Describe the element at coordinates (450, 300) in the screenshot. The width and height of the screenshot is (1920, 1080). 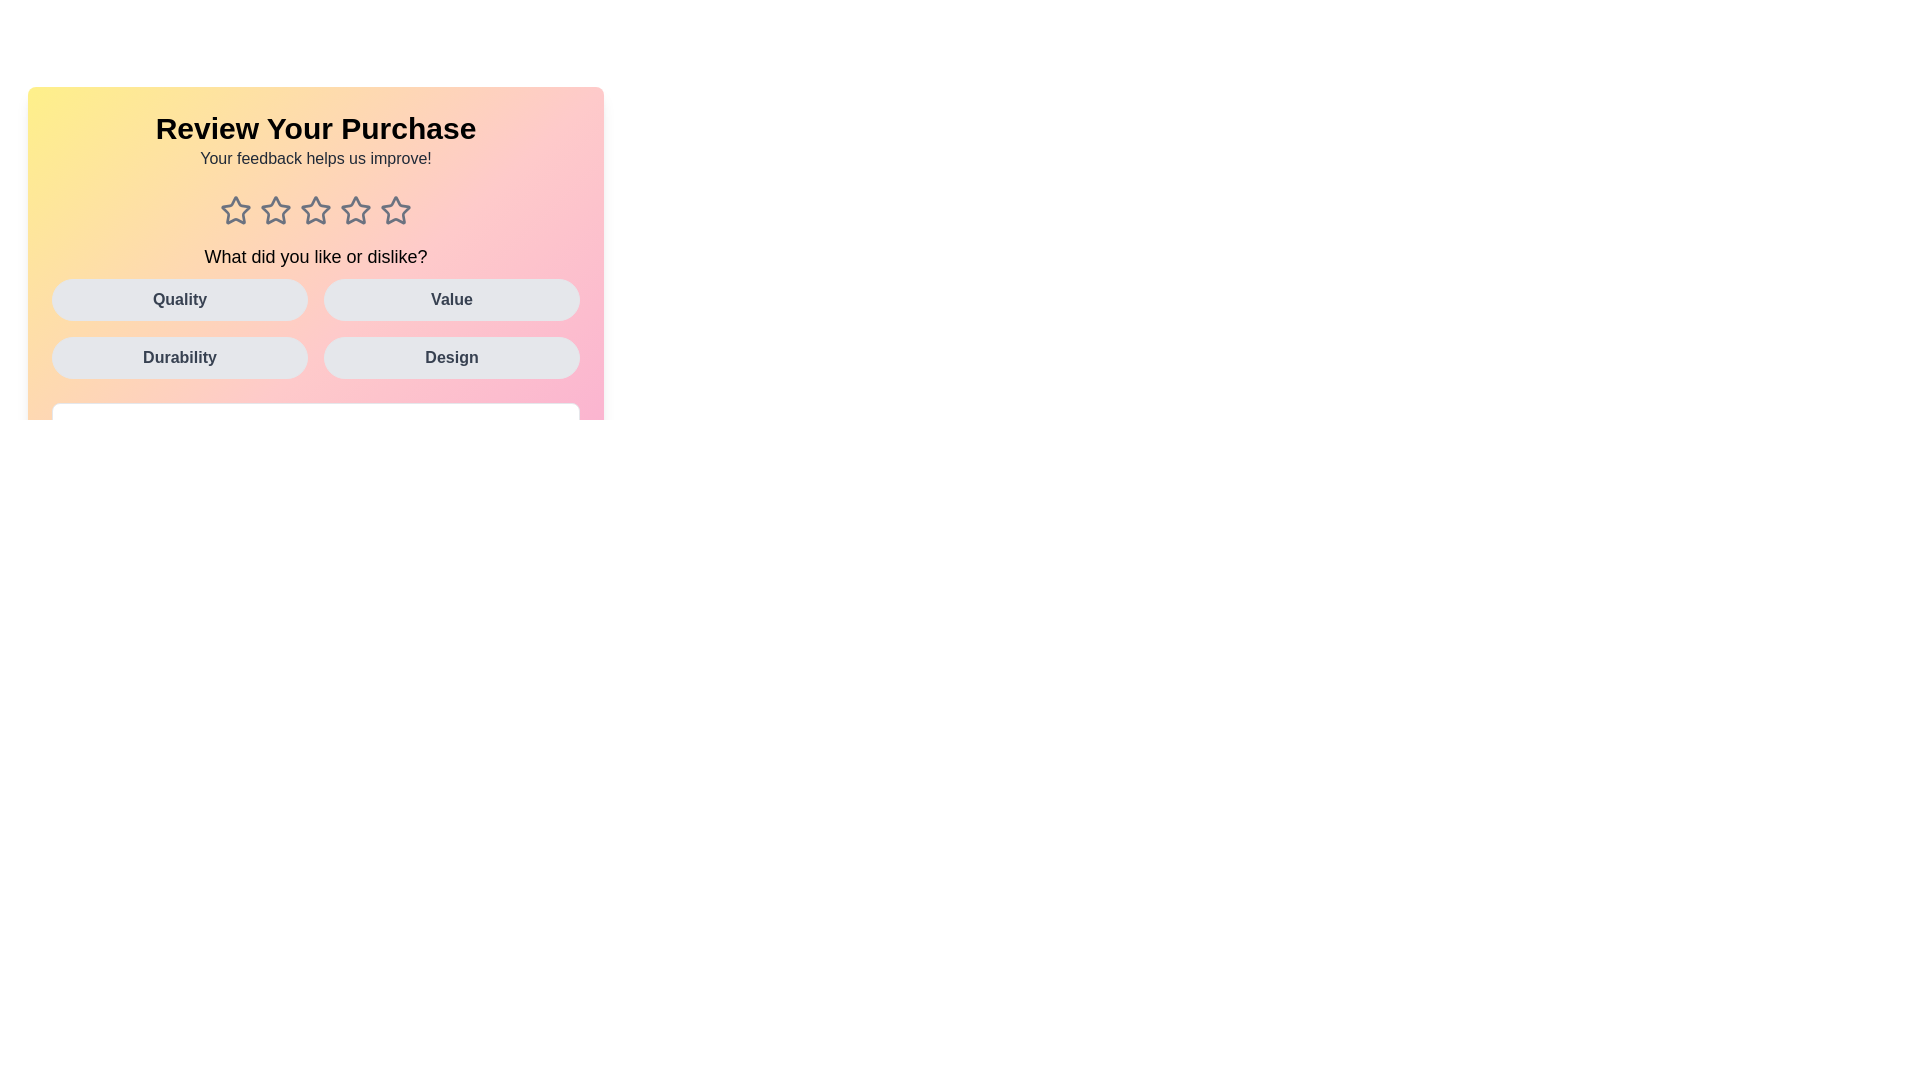
I see `the 'Value' button in the feedback interface` at that location.